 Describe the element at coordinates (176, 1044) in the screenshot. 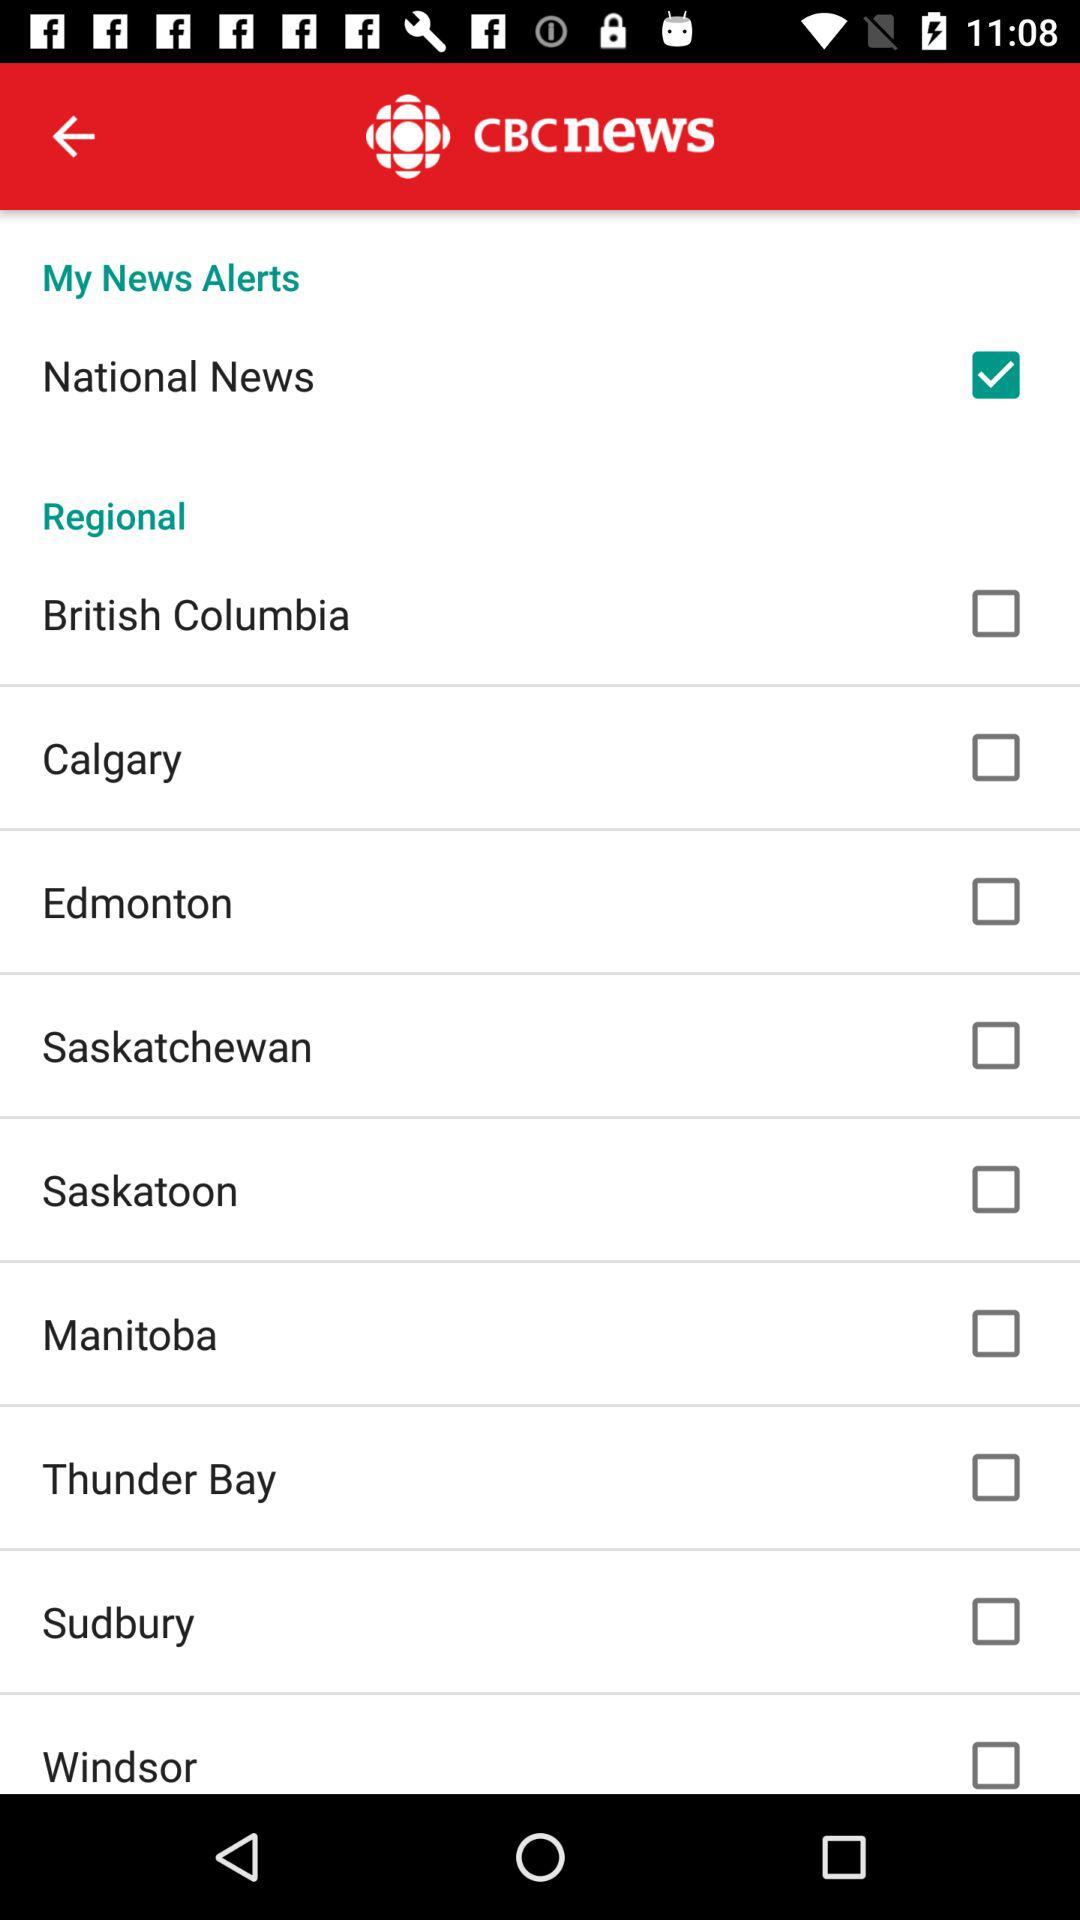

I see `item below edmonton` at that location.